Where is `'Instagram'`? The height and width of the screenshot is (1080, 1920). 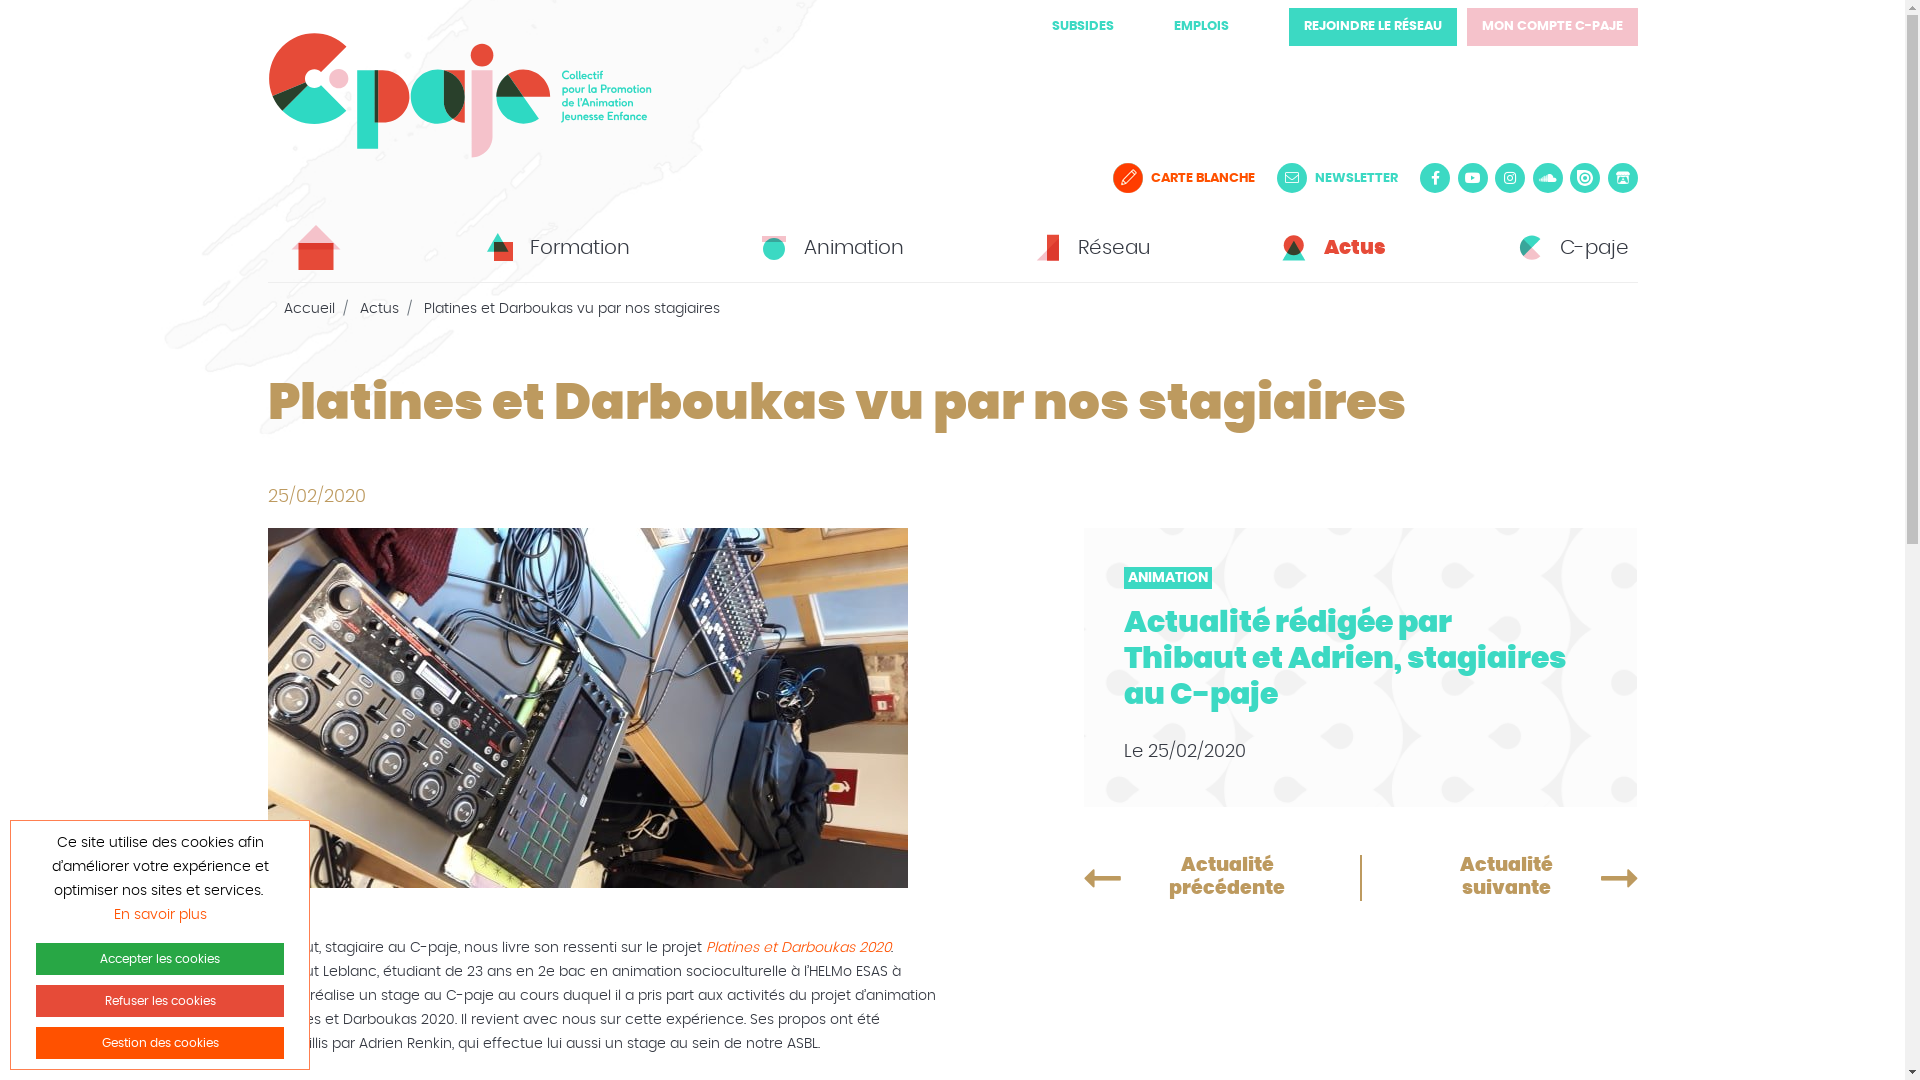 'Instagram' is located at coordinates (1510, 176).